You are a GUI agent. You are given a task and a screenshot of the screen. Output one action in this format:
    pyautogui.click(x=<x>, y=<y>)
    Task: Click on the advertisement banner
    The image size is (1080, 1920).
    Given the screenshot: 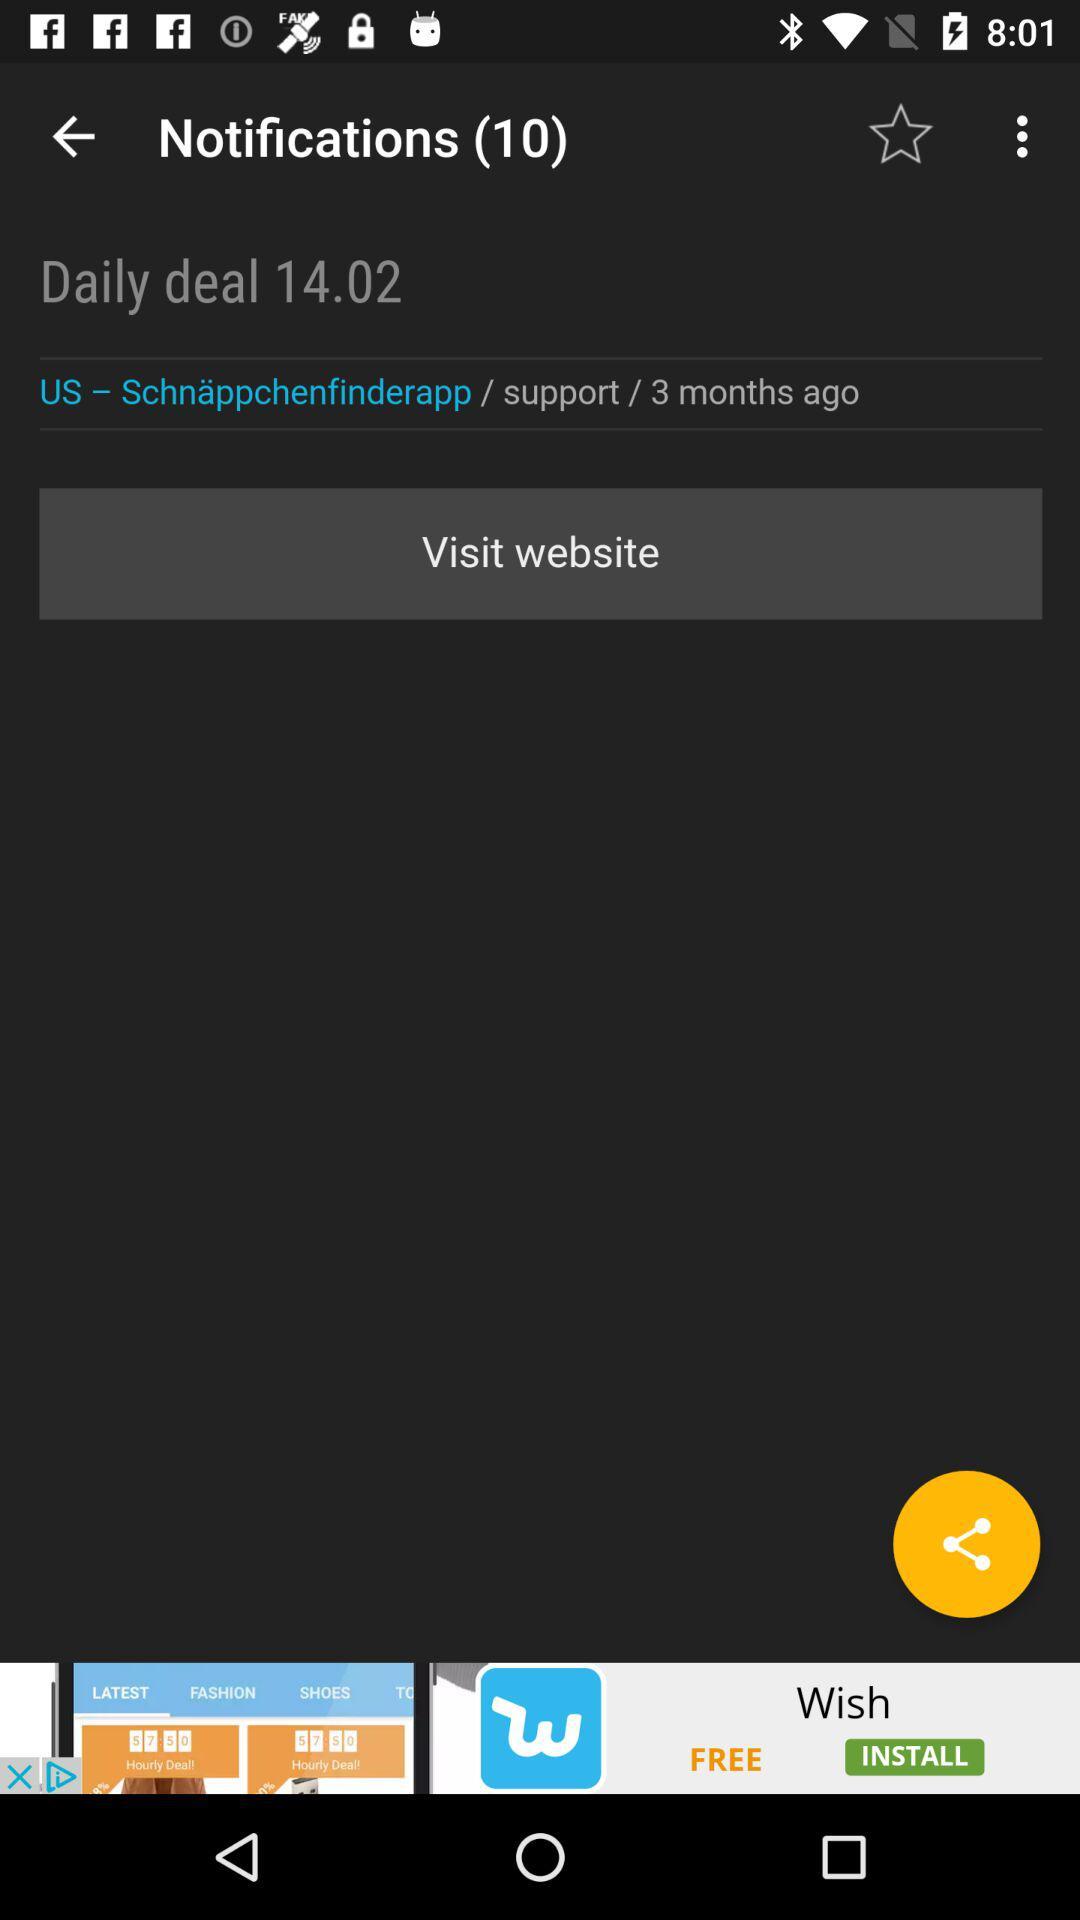 What is the action you would take?
    pyautogui.click(x=540, y=1727)
    